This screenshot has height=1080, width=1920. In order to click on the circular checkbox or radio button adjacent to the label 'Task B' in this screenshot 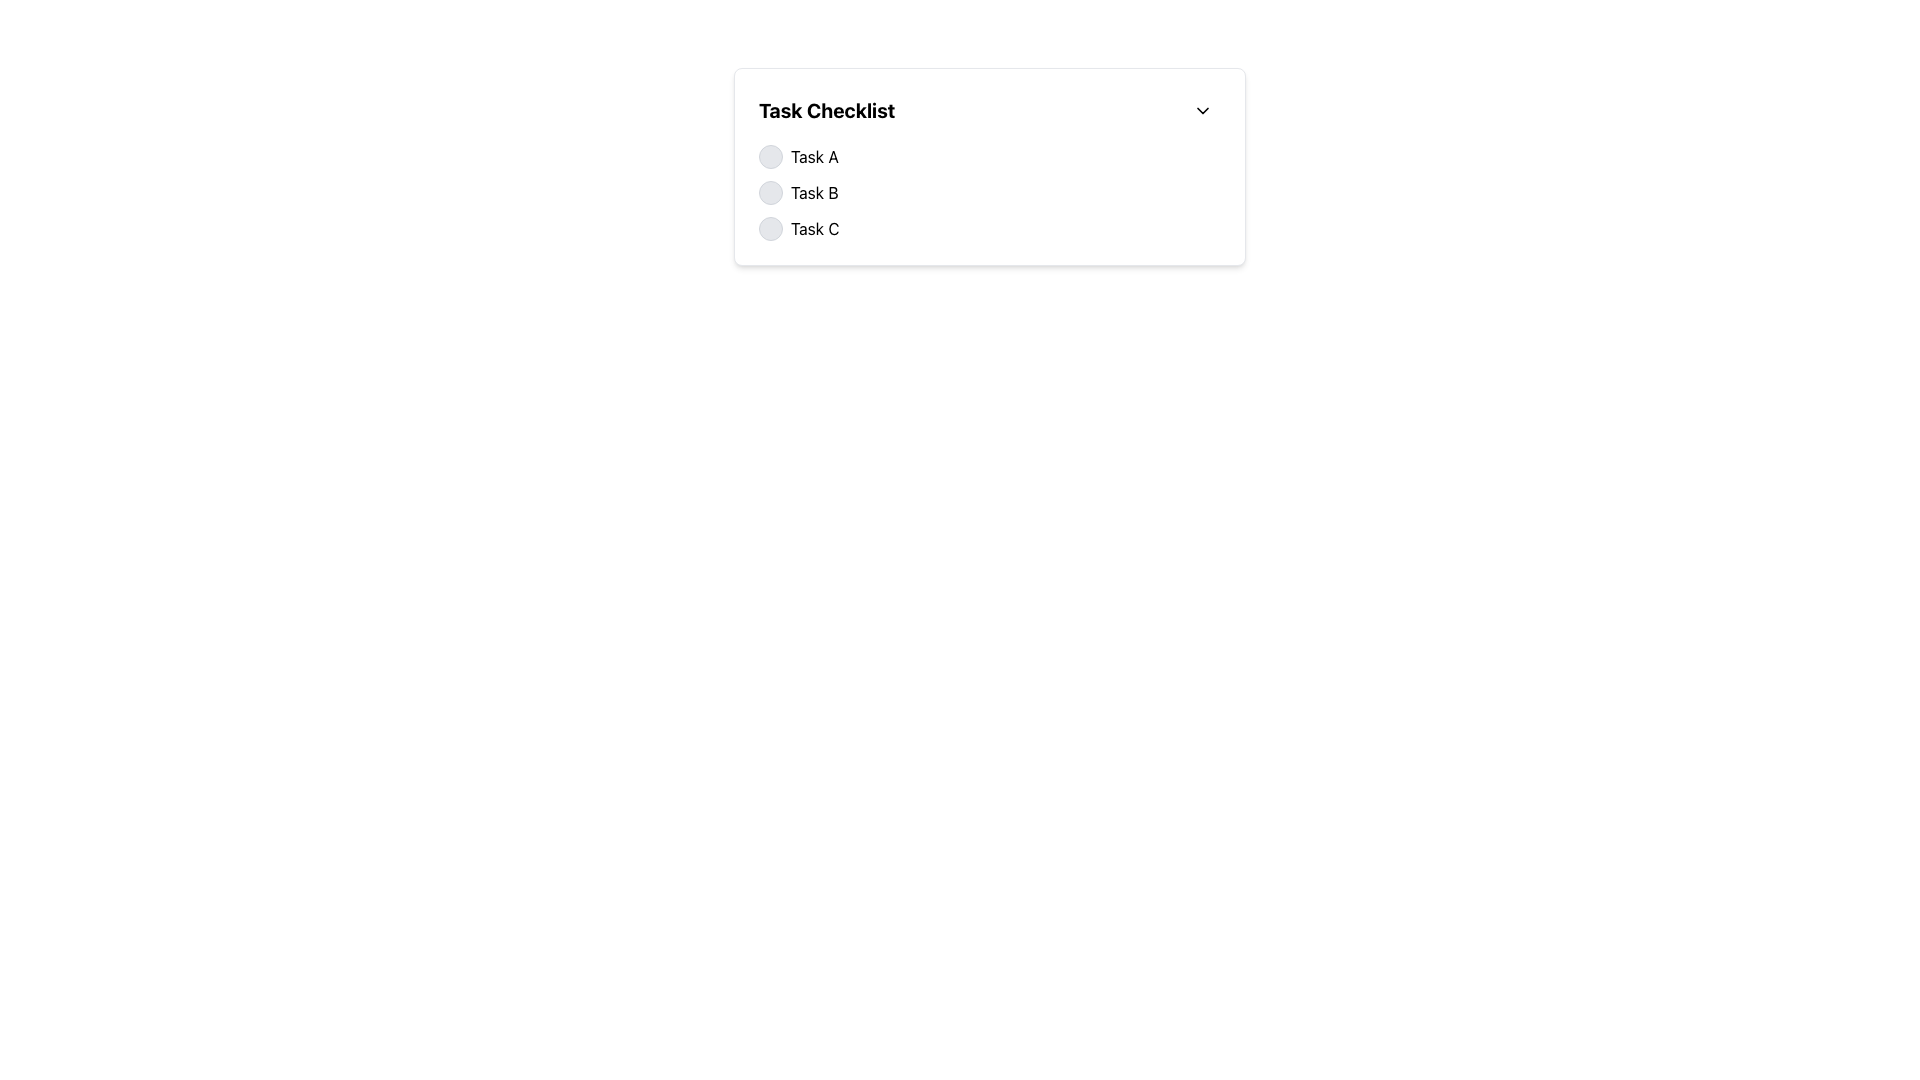, I will do `click(770, 192)`.